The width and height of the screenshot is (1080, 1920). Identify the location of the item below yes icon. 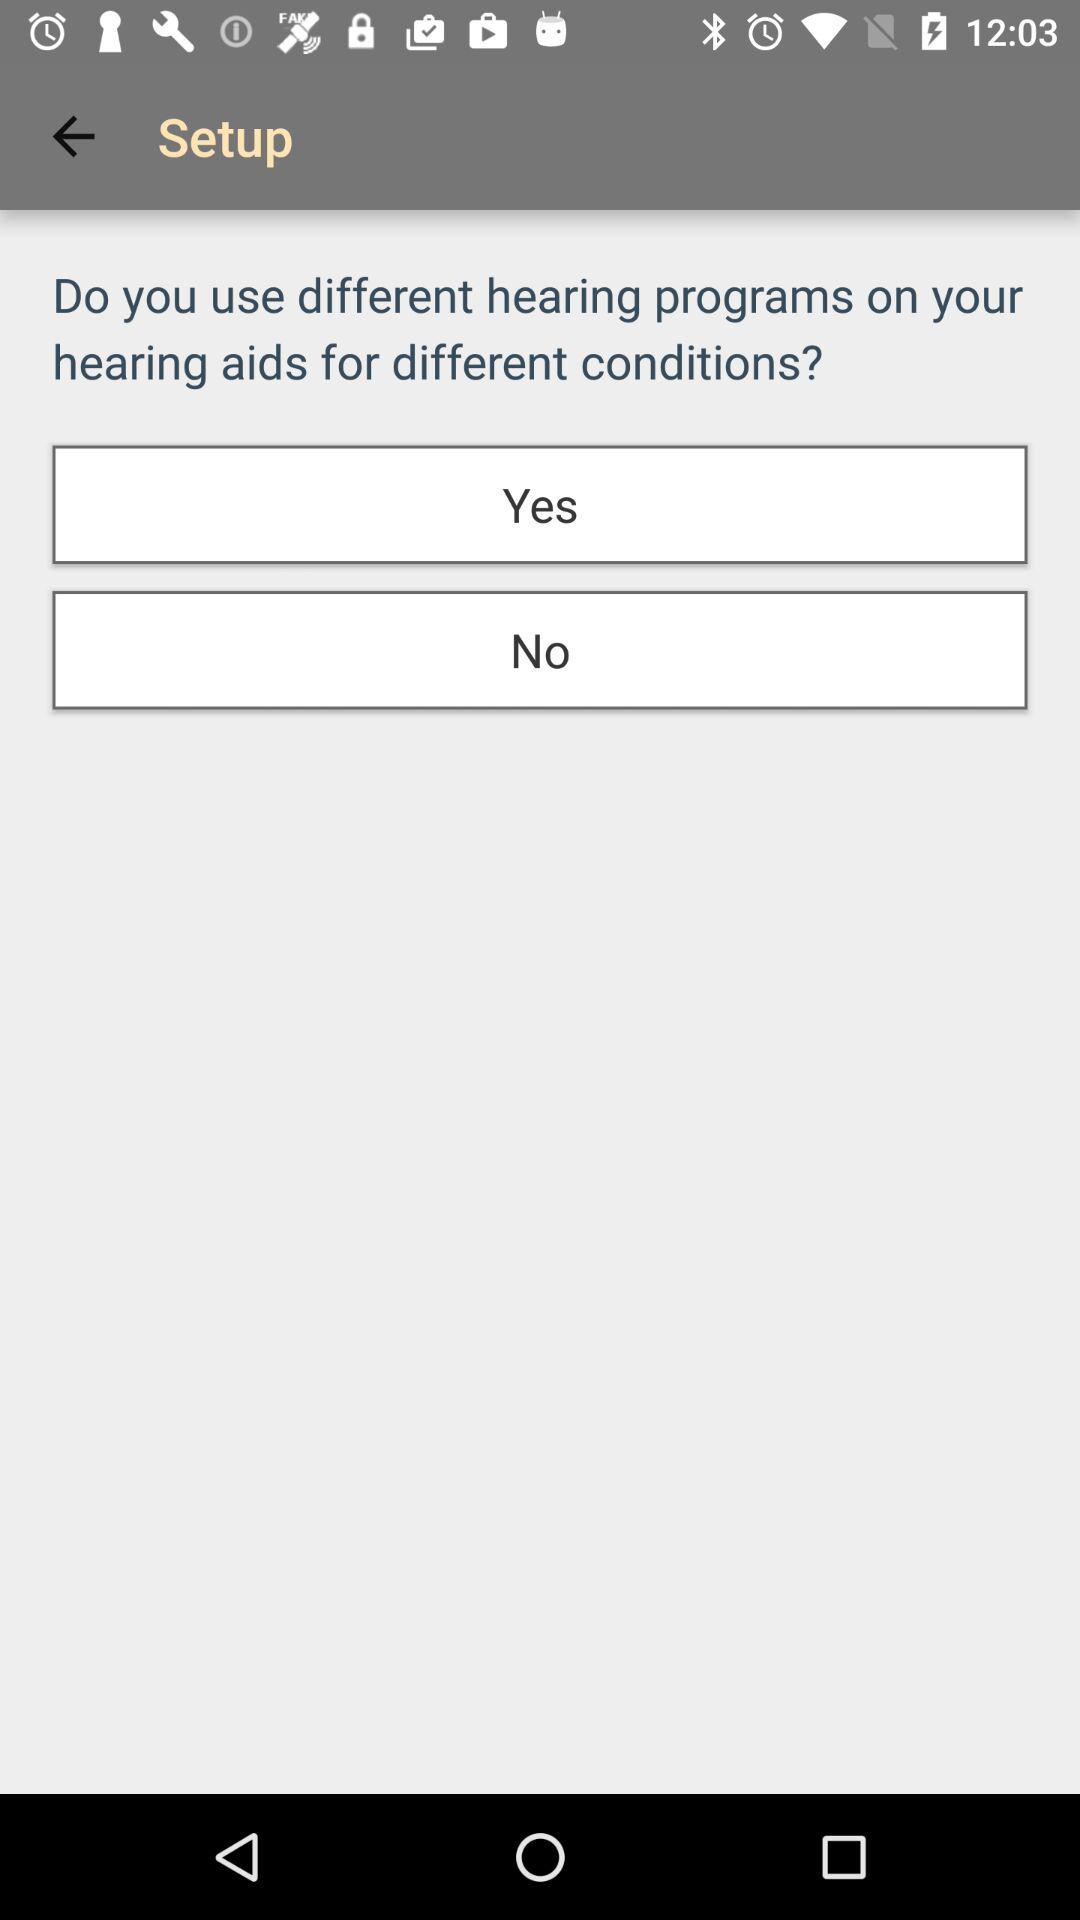
(540, 650).